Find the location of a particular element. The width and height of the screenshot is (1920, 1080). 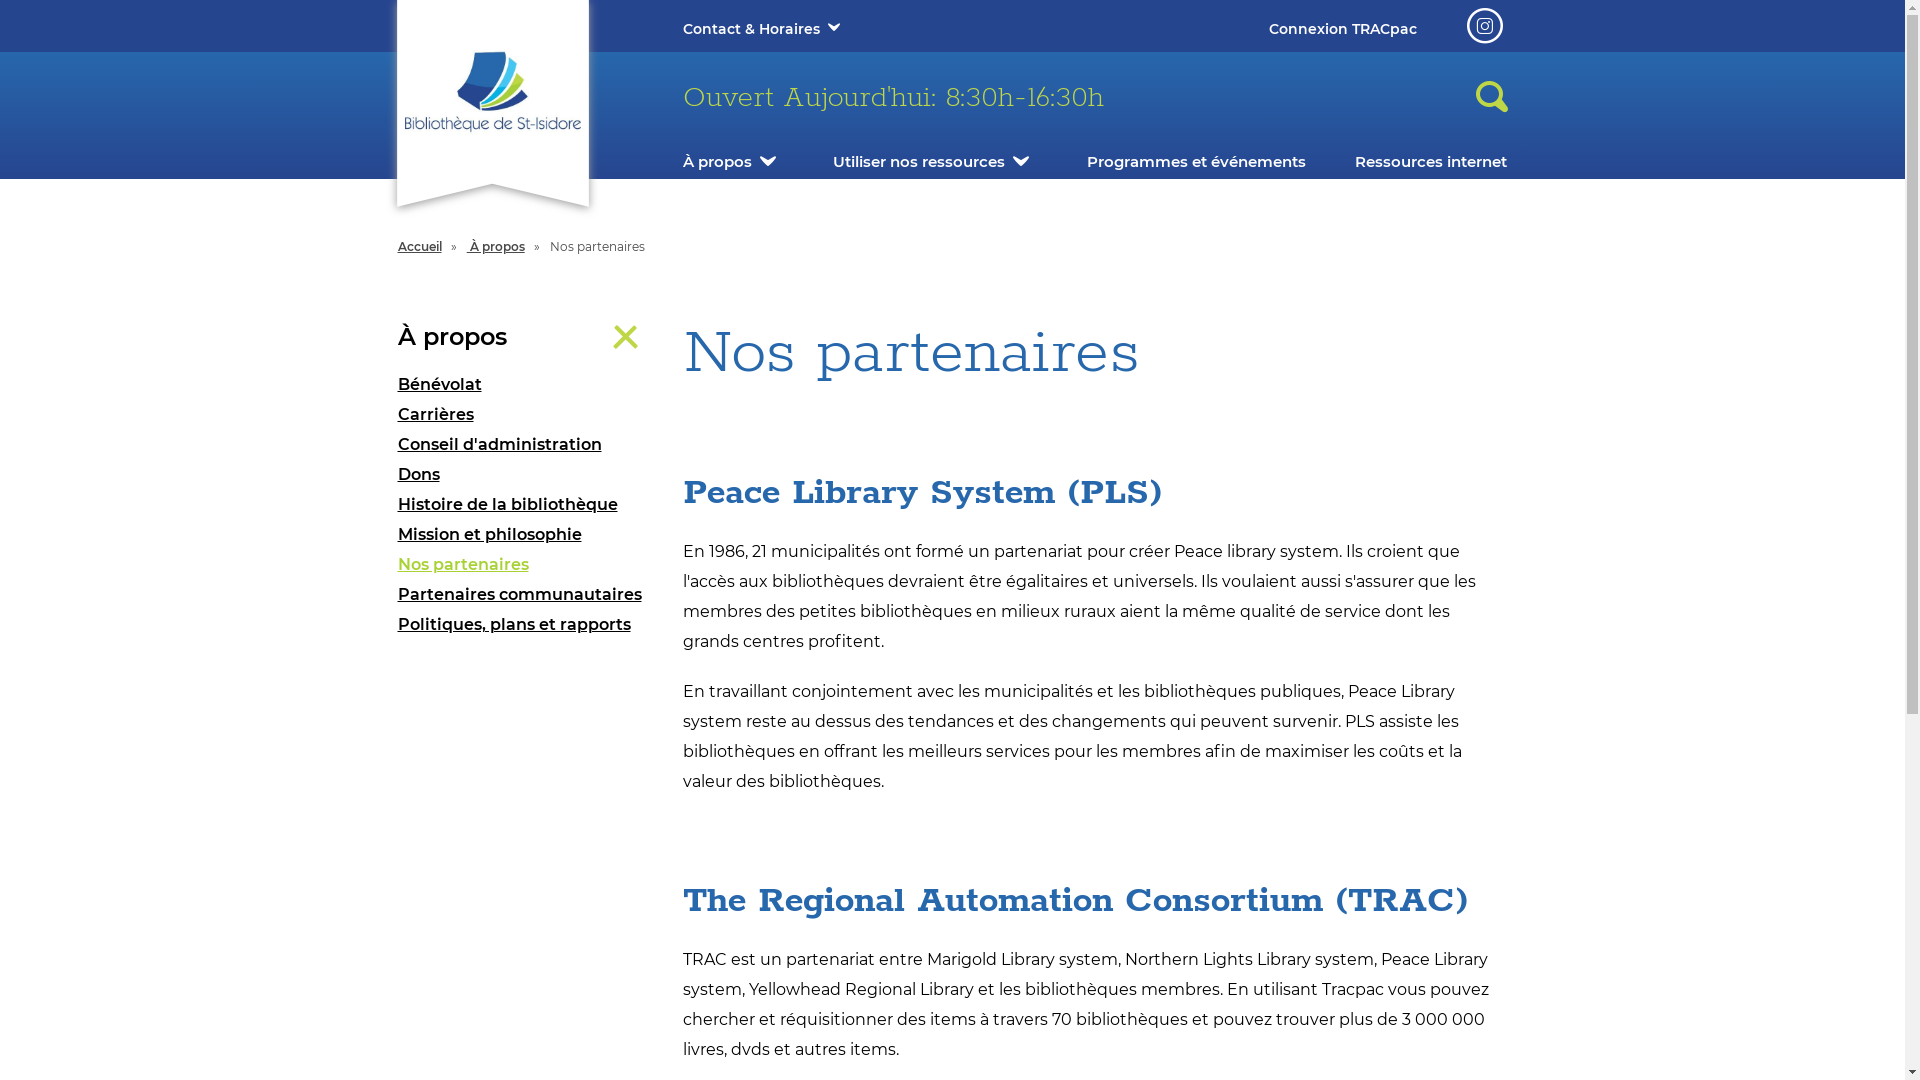

'Contact & Horaires' is located at coordinates (681, 29).